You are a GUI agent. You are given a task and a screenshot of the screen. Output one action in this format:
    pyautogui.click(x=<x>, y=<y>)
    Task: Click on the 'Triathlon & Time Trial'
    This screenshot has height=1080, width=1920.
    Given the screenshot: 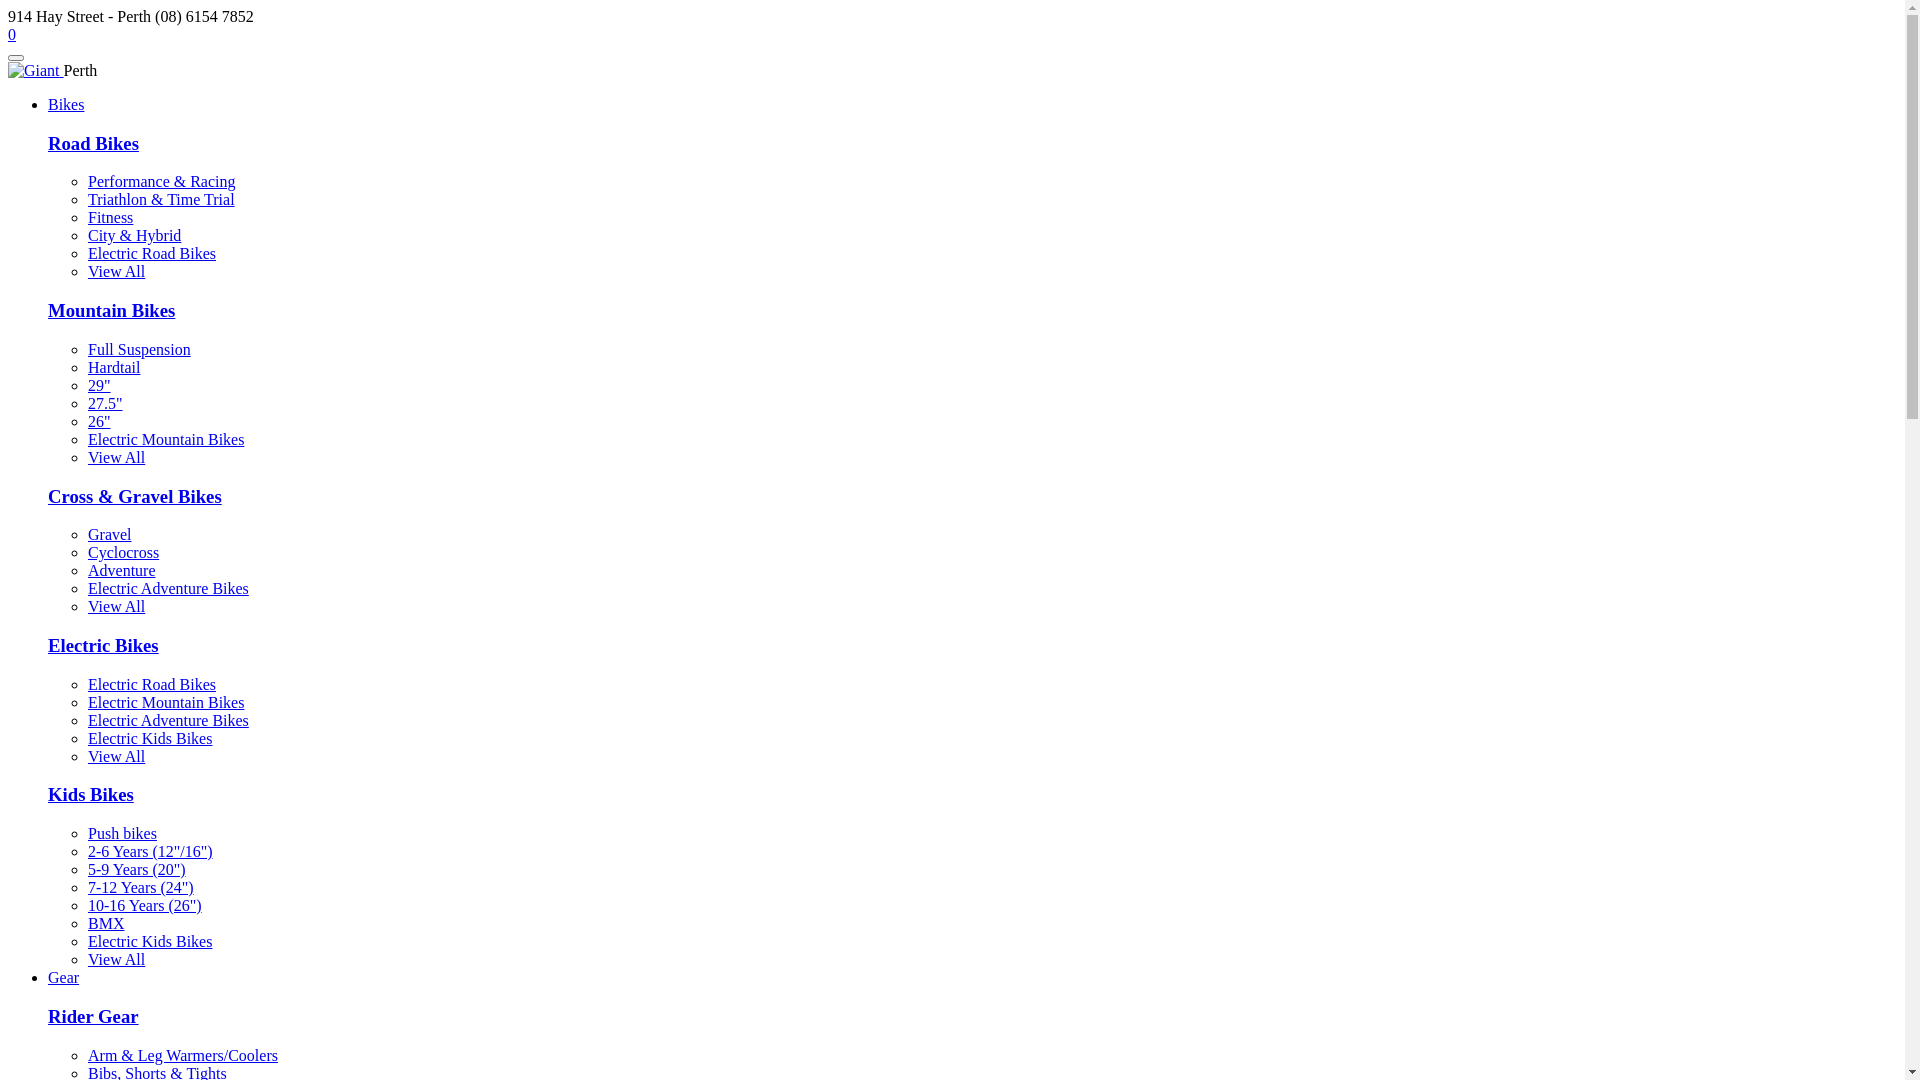 What is the action you would take?
    pyautogui.click(x=161, y=199)
    